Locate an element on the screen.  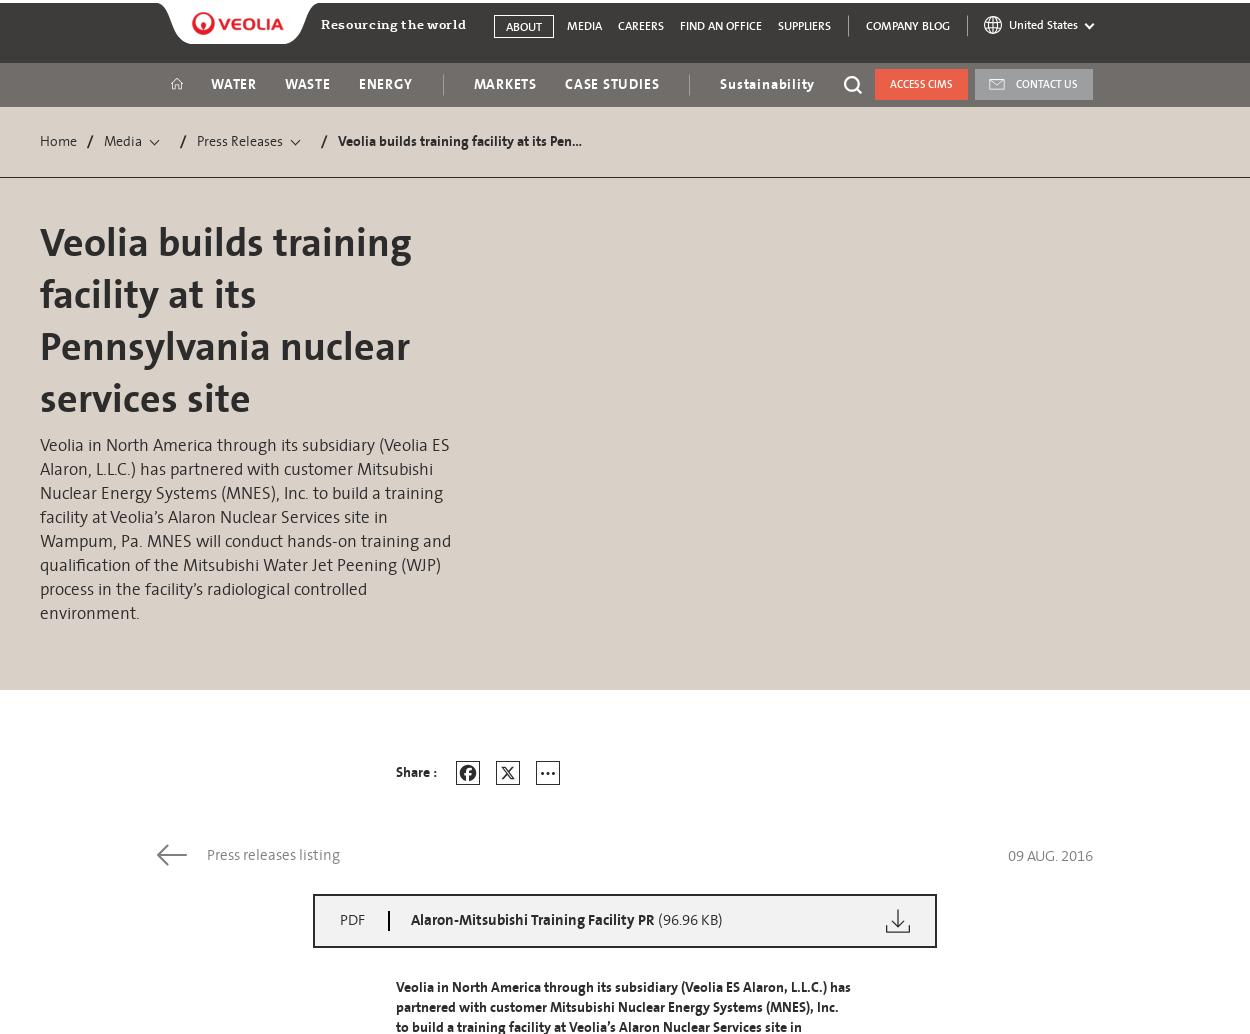
'Sarpi' is located at coordinates (894, 370).